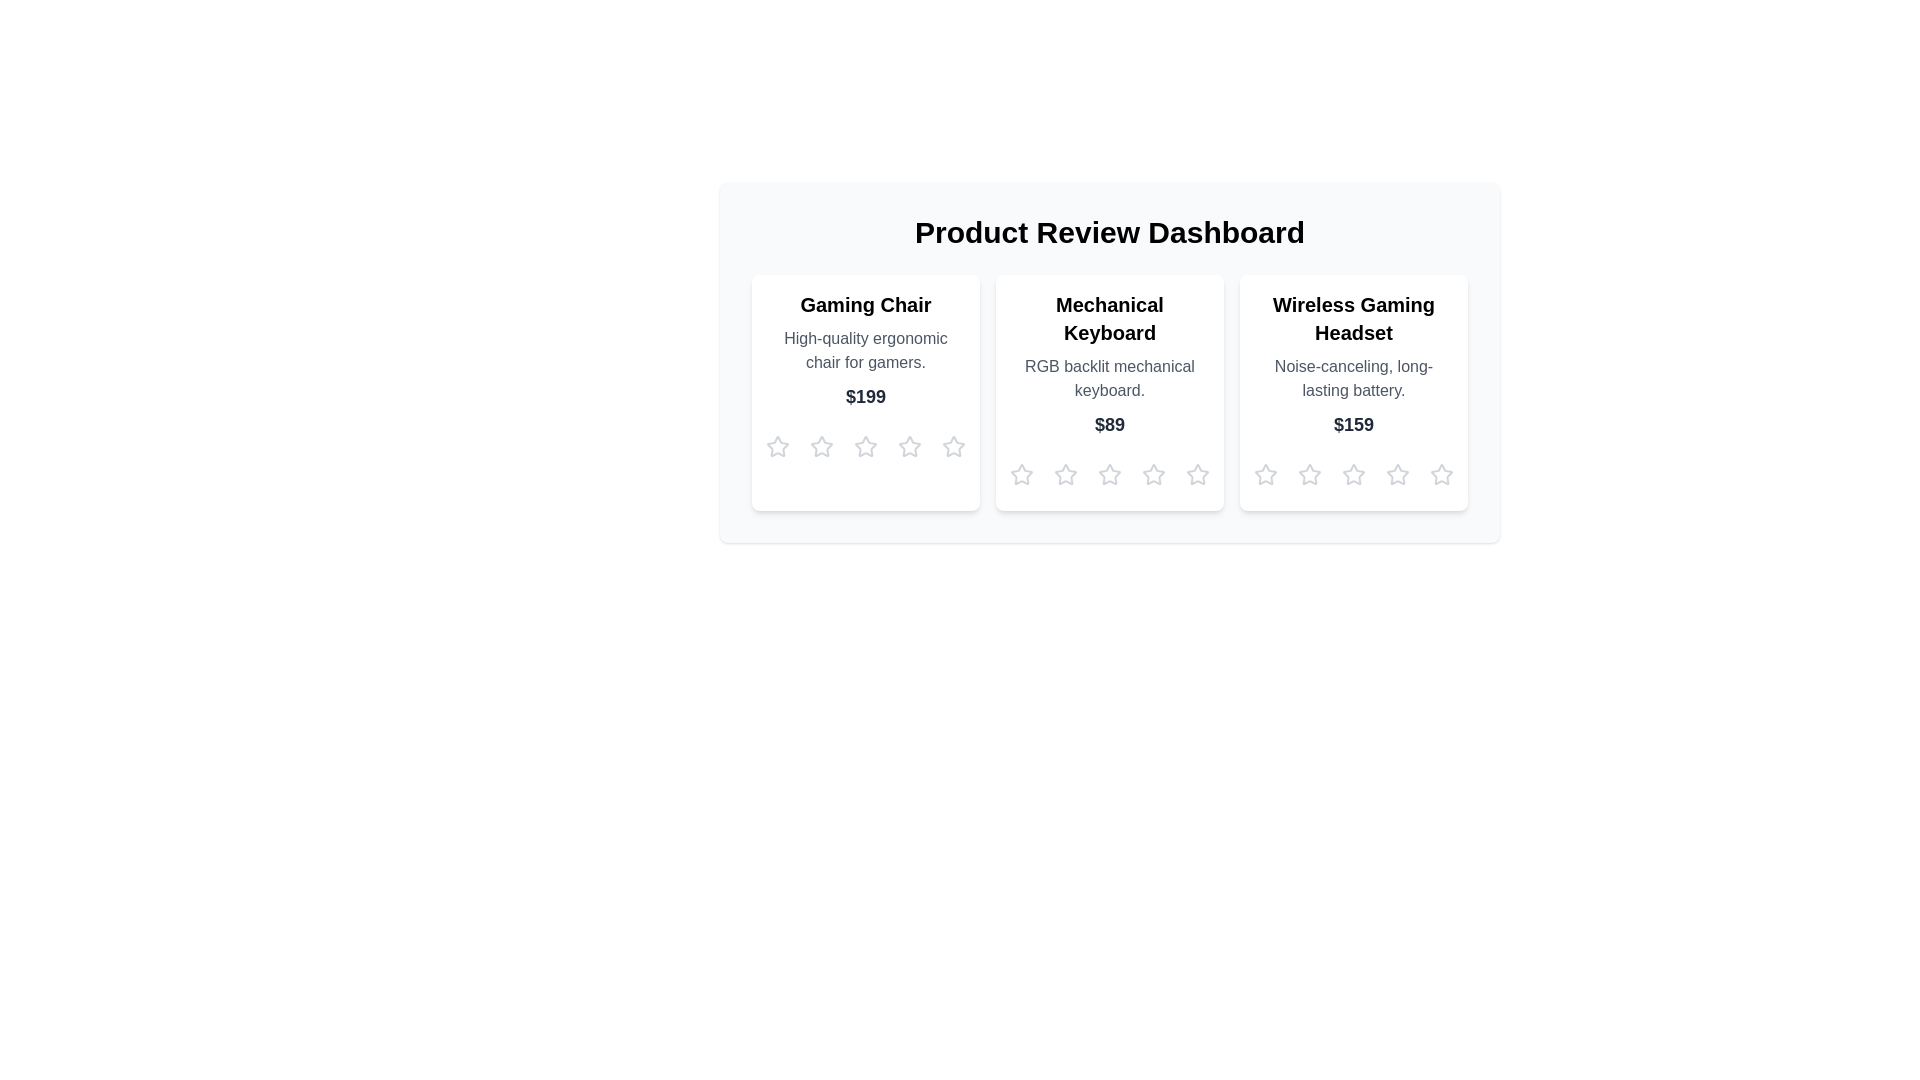  Describe the element at coordinates (909, 446) in the screenshot. I see `the star corresponding to 4 for the product Gaming Chair` at that location.